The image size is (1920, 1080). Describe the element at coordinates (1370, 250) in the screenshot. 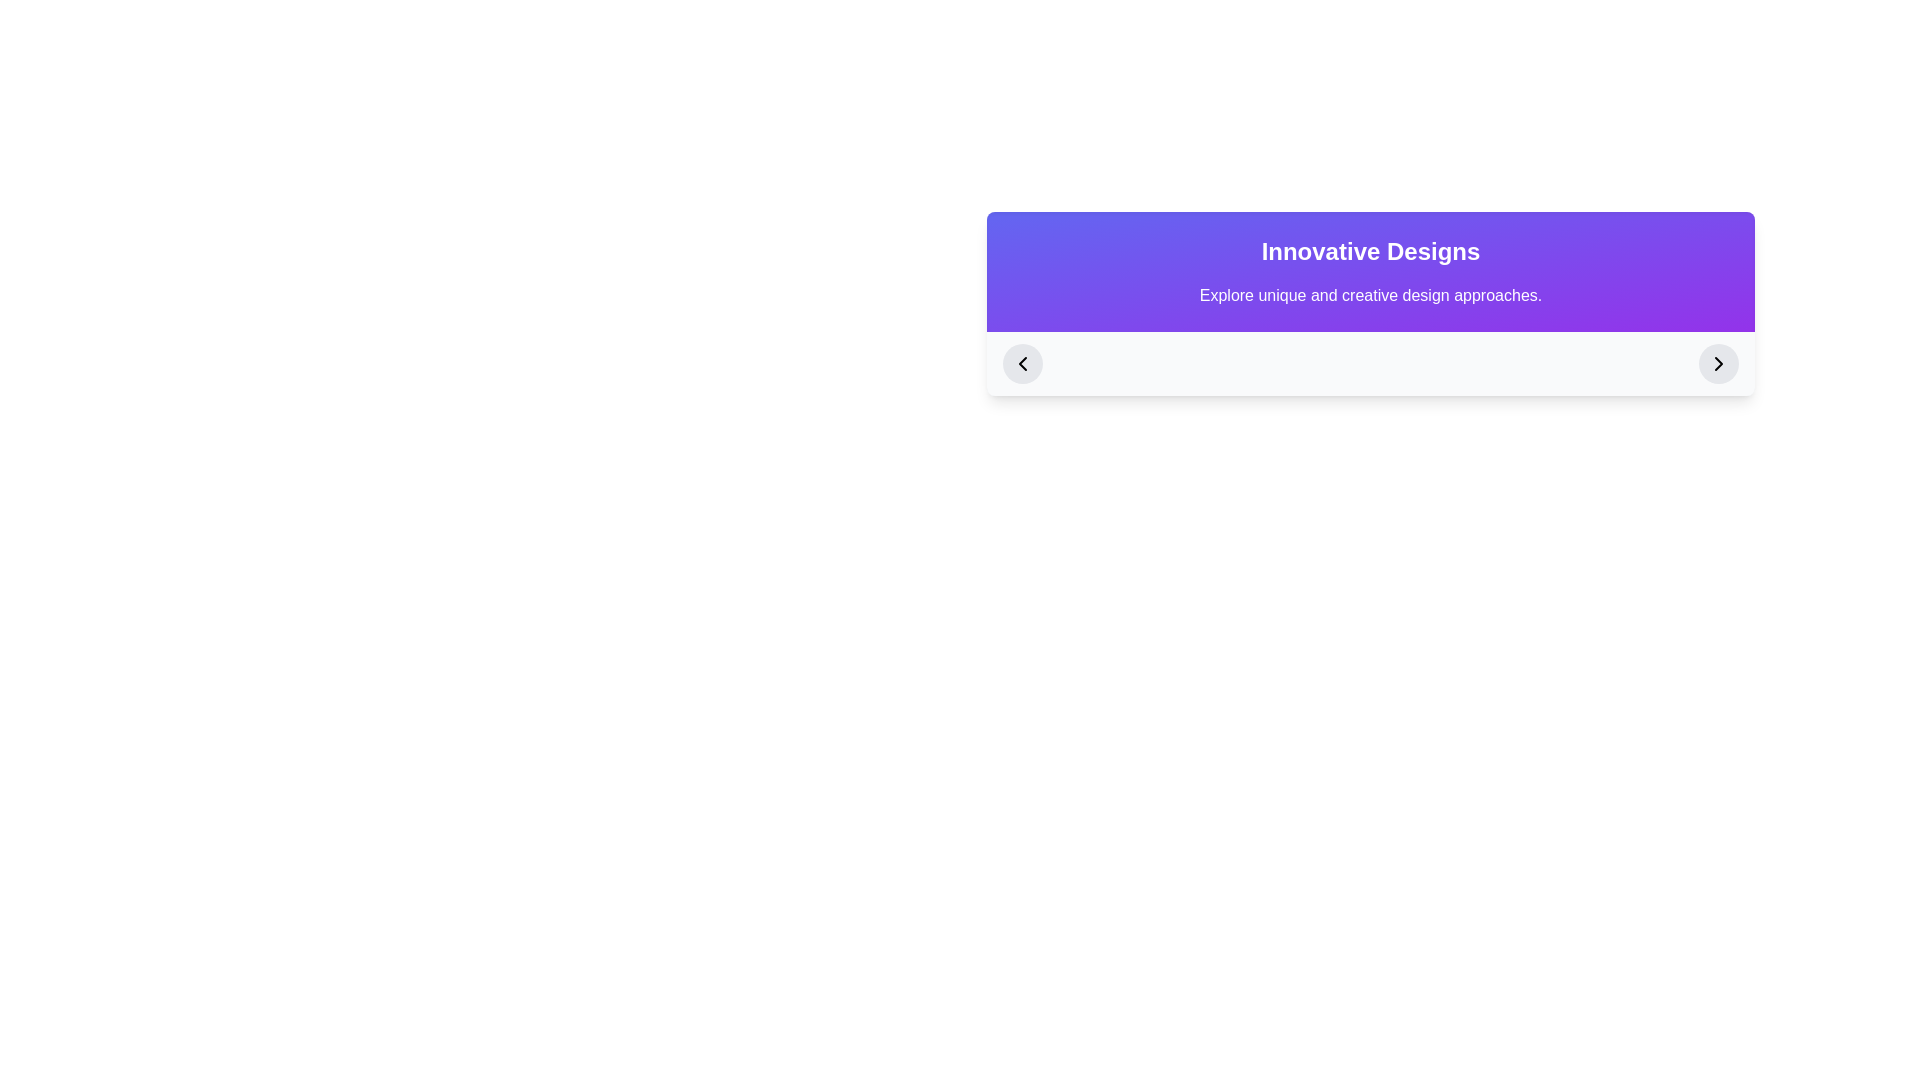

I see `the 'Innovative Designs' text block, which is styled in bold and extra-large font, located prominently at the top of its section with a gradient background` at that location.